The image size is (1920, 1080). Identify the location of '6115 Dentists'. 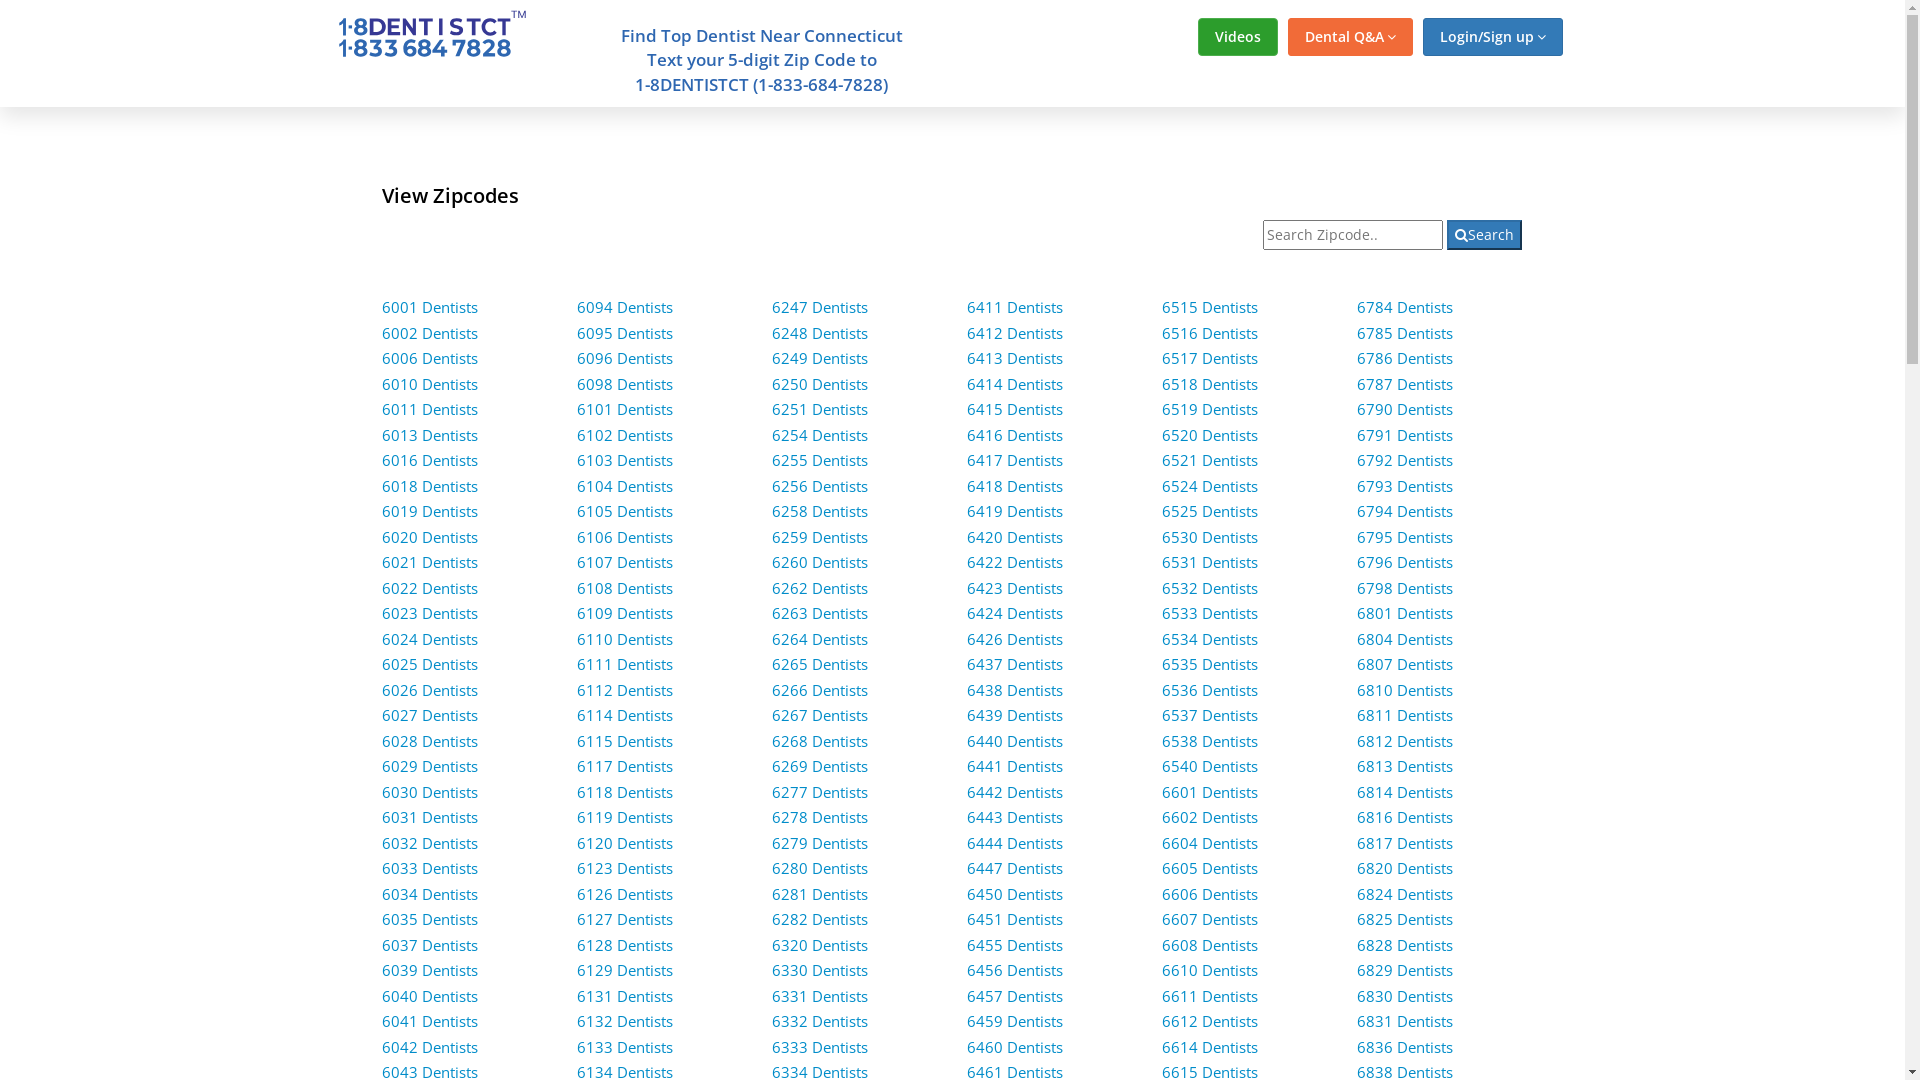
(575, 740).